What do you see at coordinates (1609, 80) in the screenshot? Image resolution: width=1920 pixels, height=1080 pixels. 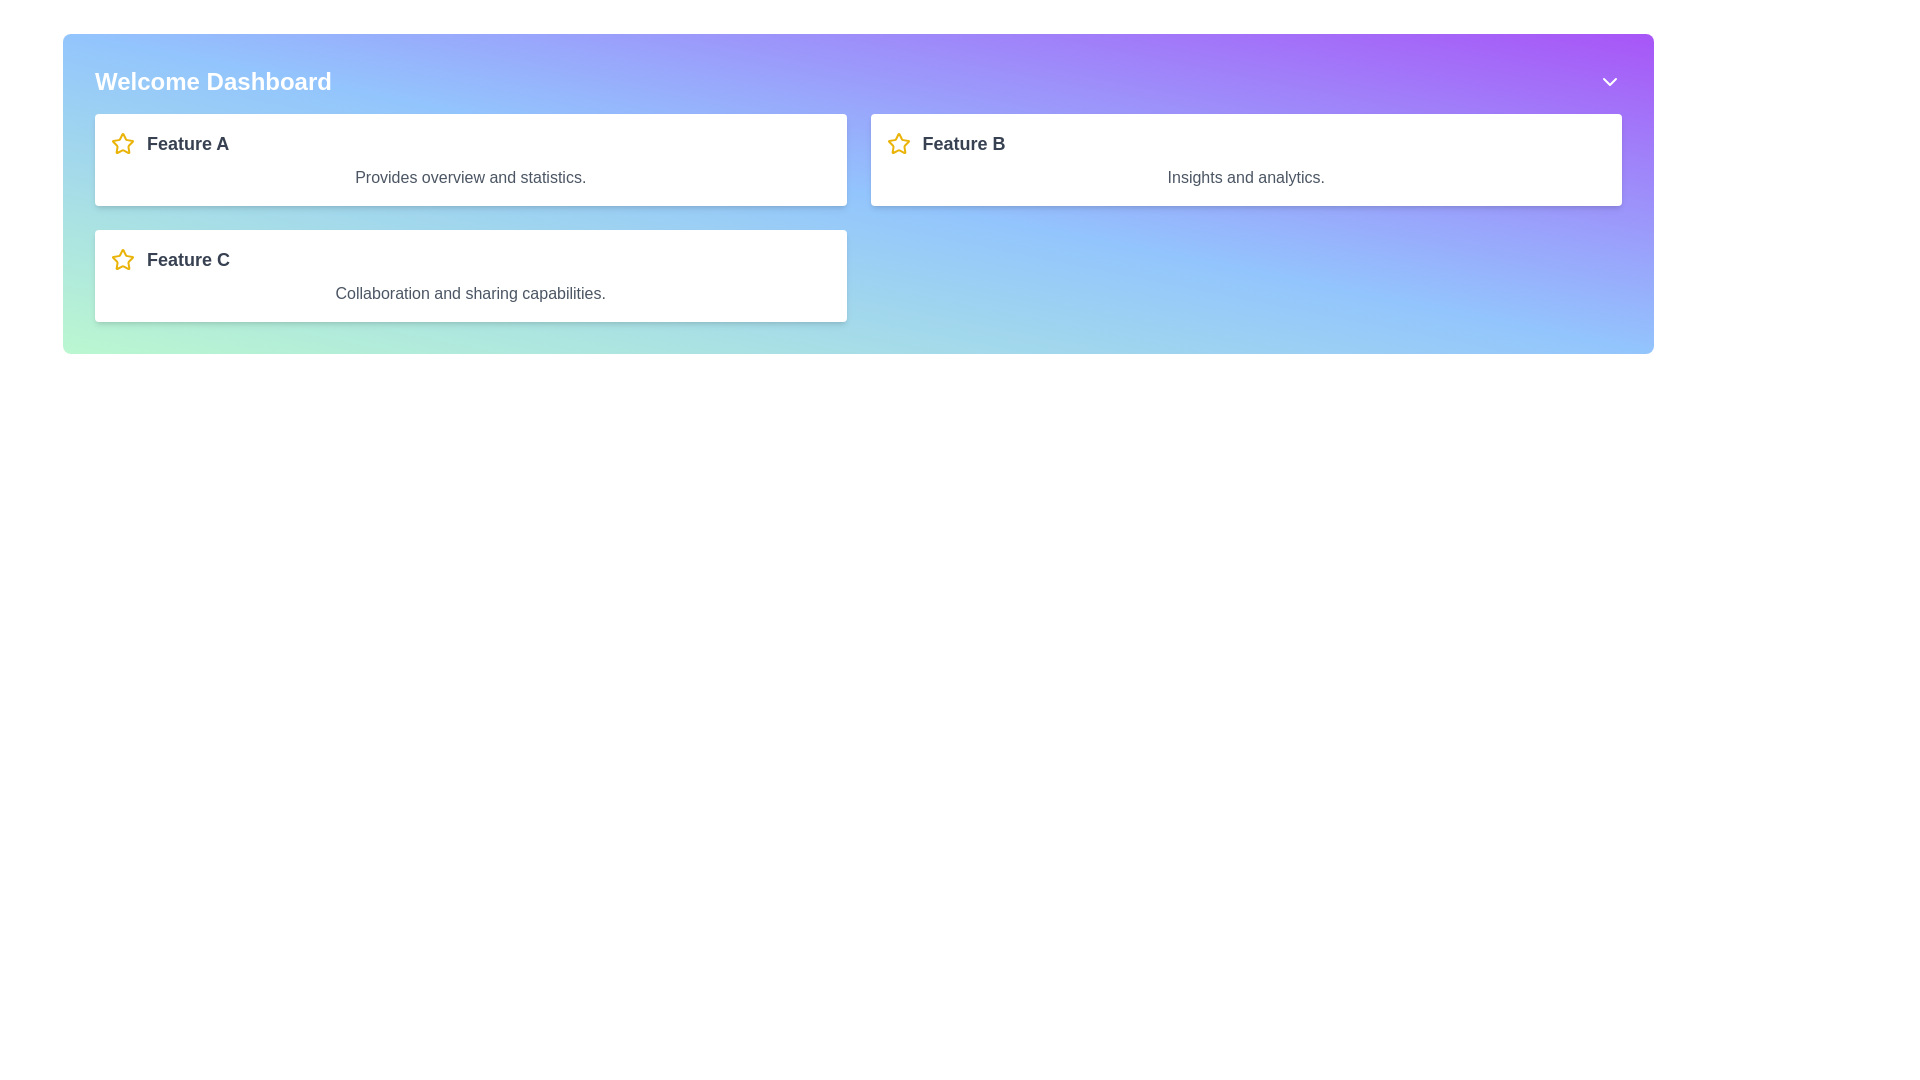 I see `the right-chevron arrow icon` at bounding box center [1609, 80].